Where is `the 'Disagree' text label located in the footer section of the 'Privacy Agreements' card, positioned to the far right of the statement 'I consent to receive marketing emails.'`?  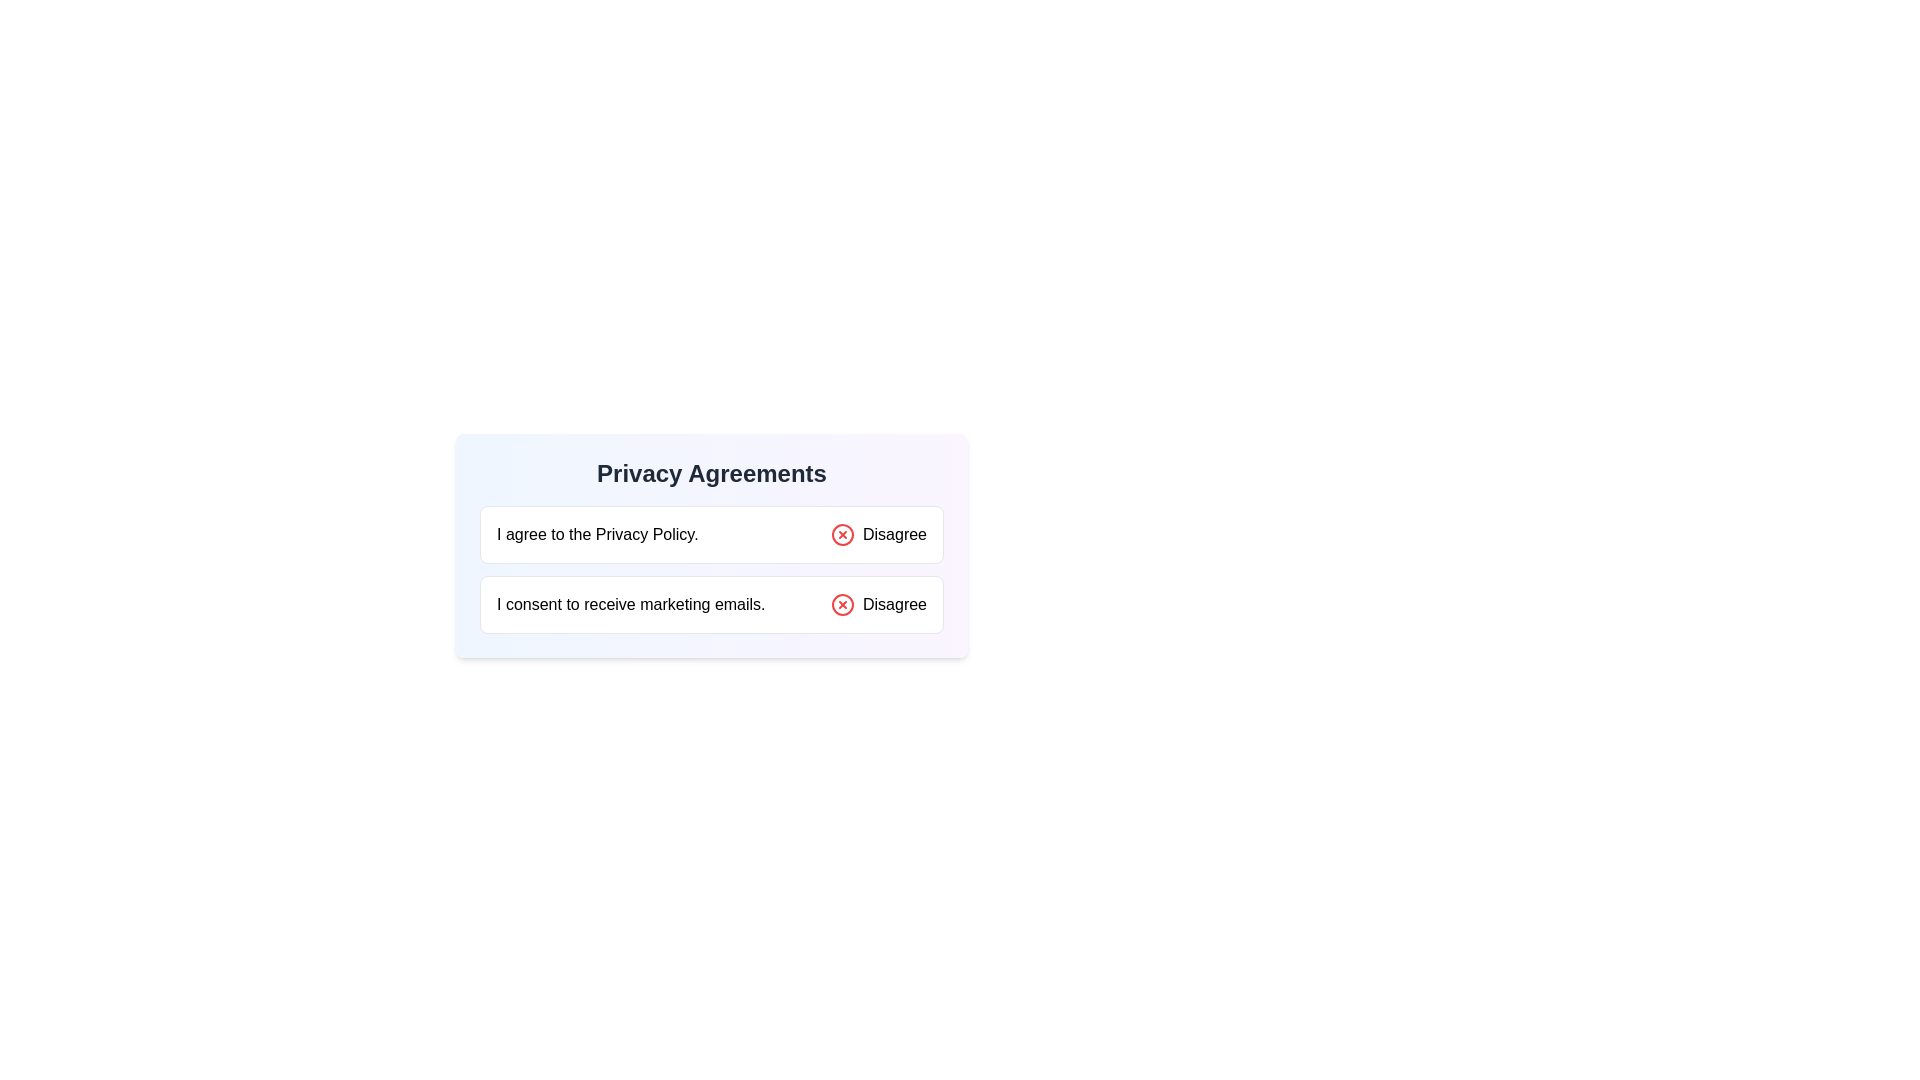 the 'Disagree' text label located in the footer section of the 'Privacy Agreements' card, positioned to the far right of the statement 'I consent to receive marketing emails.' is located at coordinates (893, 604).